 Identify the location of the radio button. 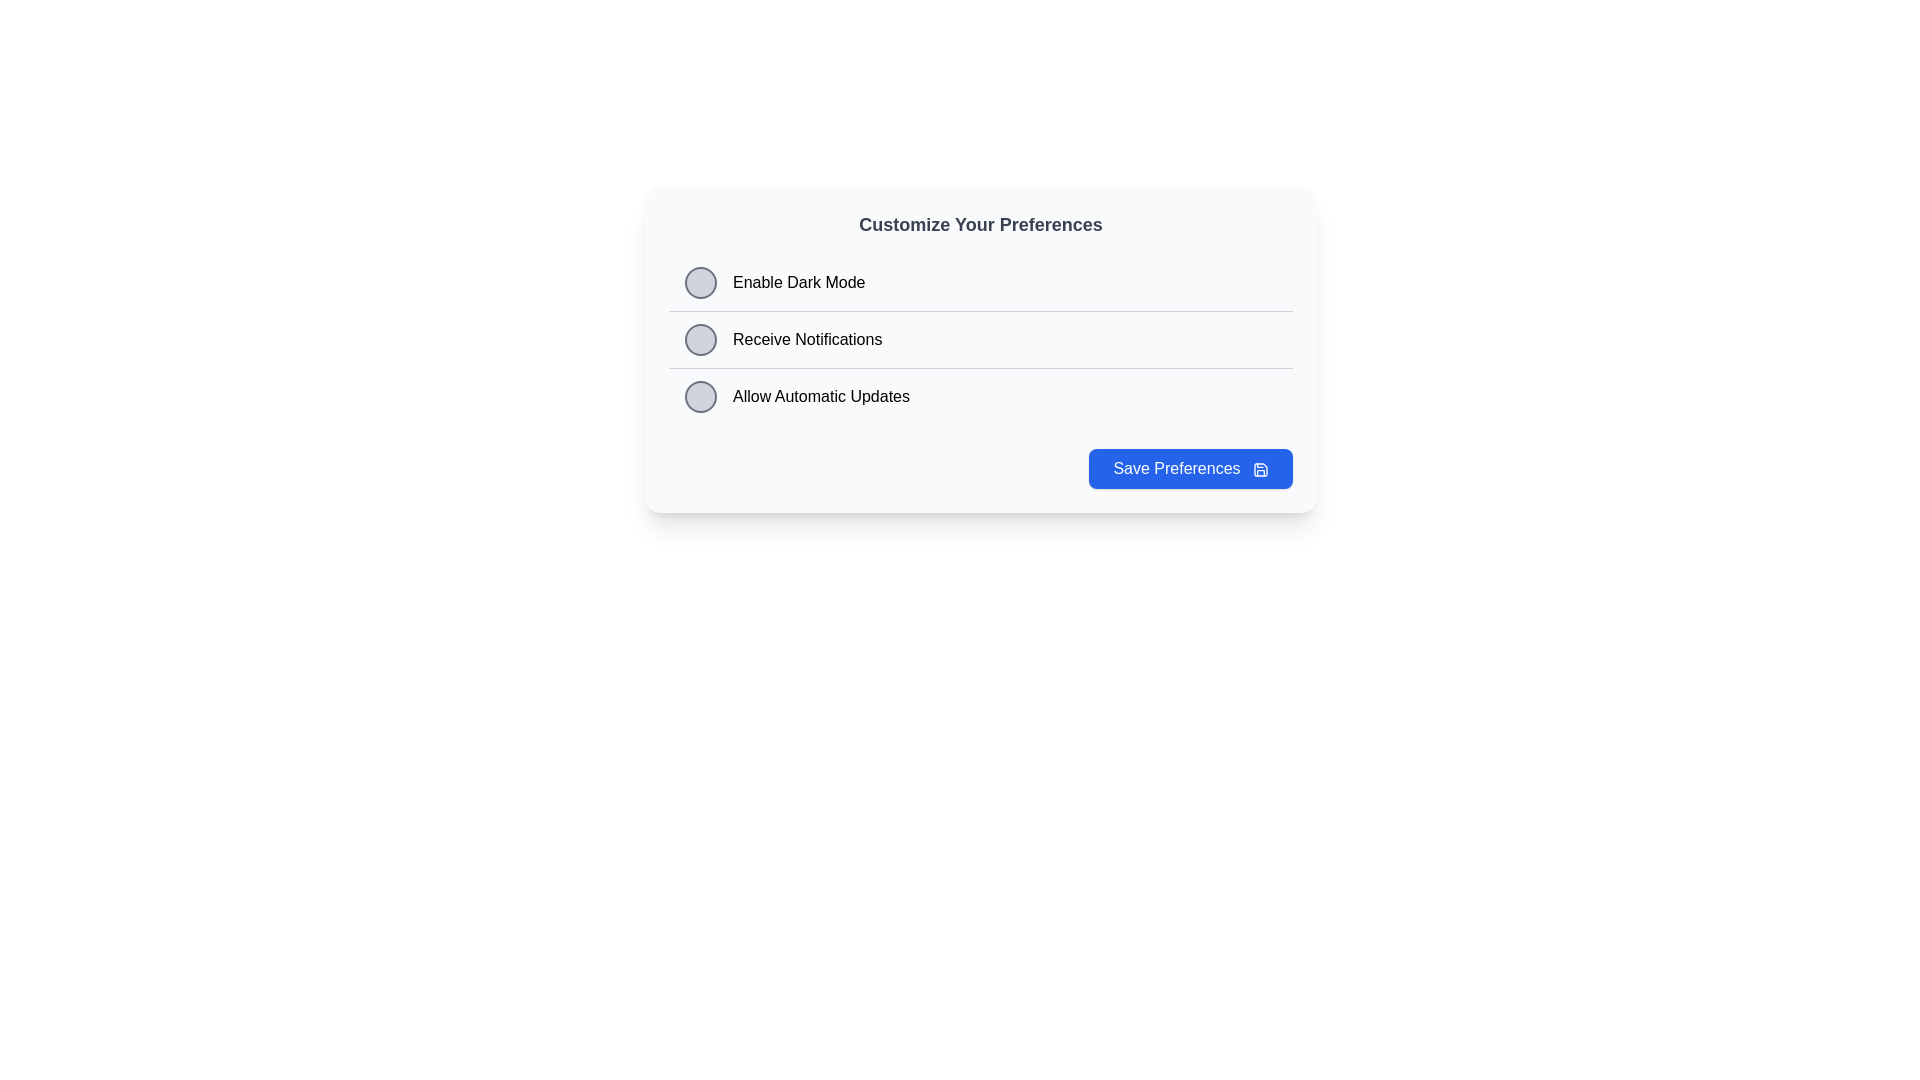
(700, 338).